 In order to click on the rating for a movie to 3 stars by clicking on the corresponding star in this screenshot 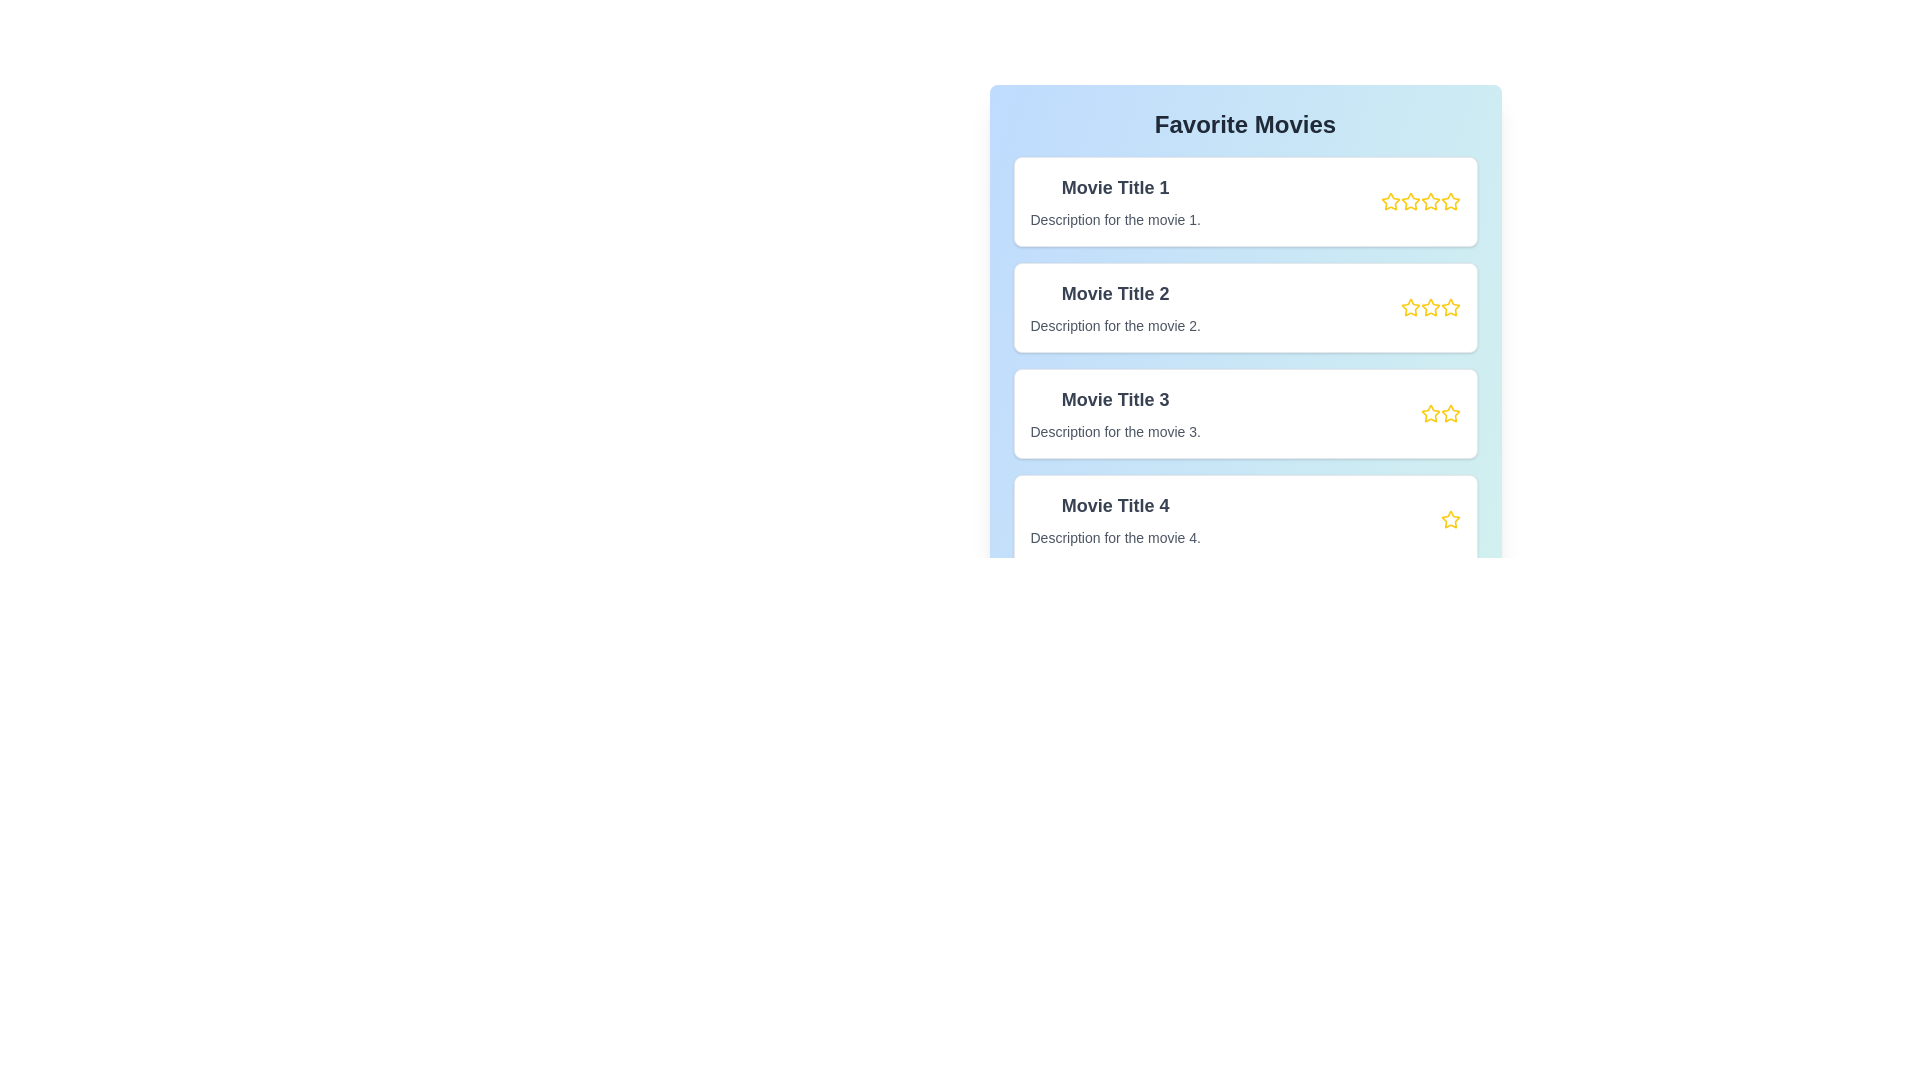, I will do `click(1429, 201)`.